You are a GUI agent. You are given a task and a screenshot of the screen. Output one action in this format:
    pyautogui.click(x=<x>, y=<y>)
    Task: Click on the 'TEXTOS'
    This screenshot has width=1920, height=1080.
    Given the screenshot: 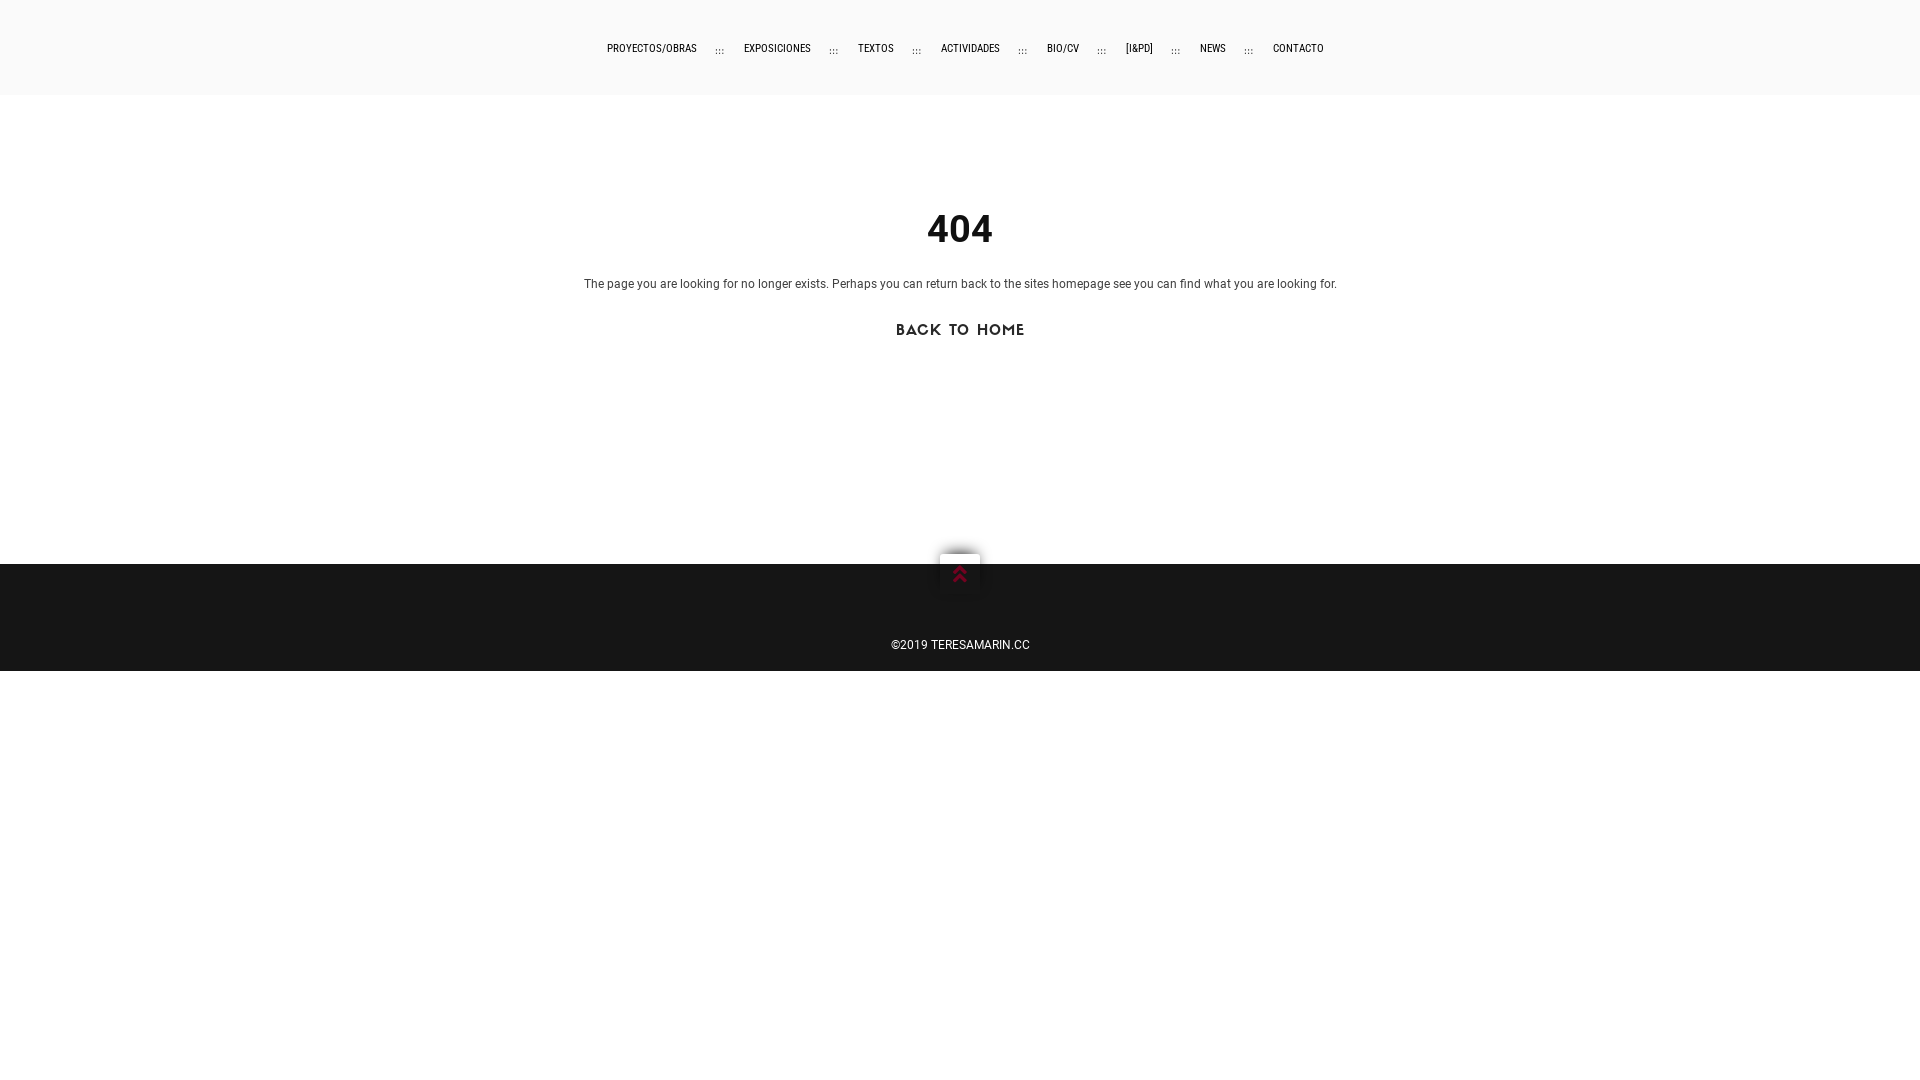 What is the action you would take?
    pyautogui.click(x=876, y=48)
    